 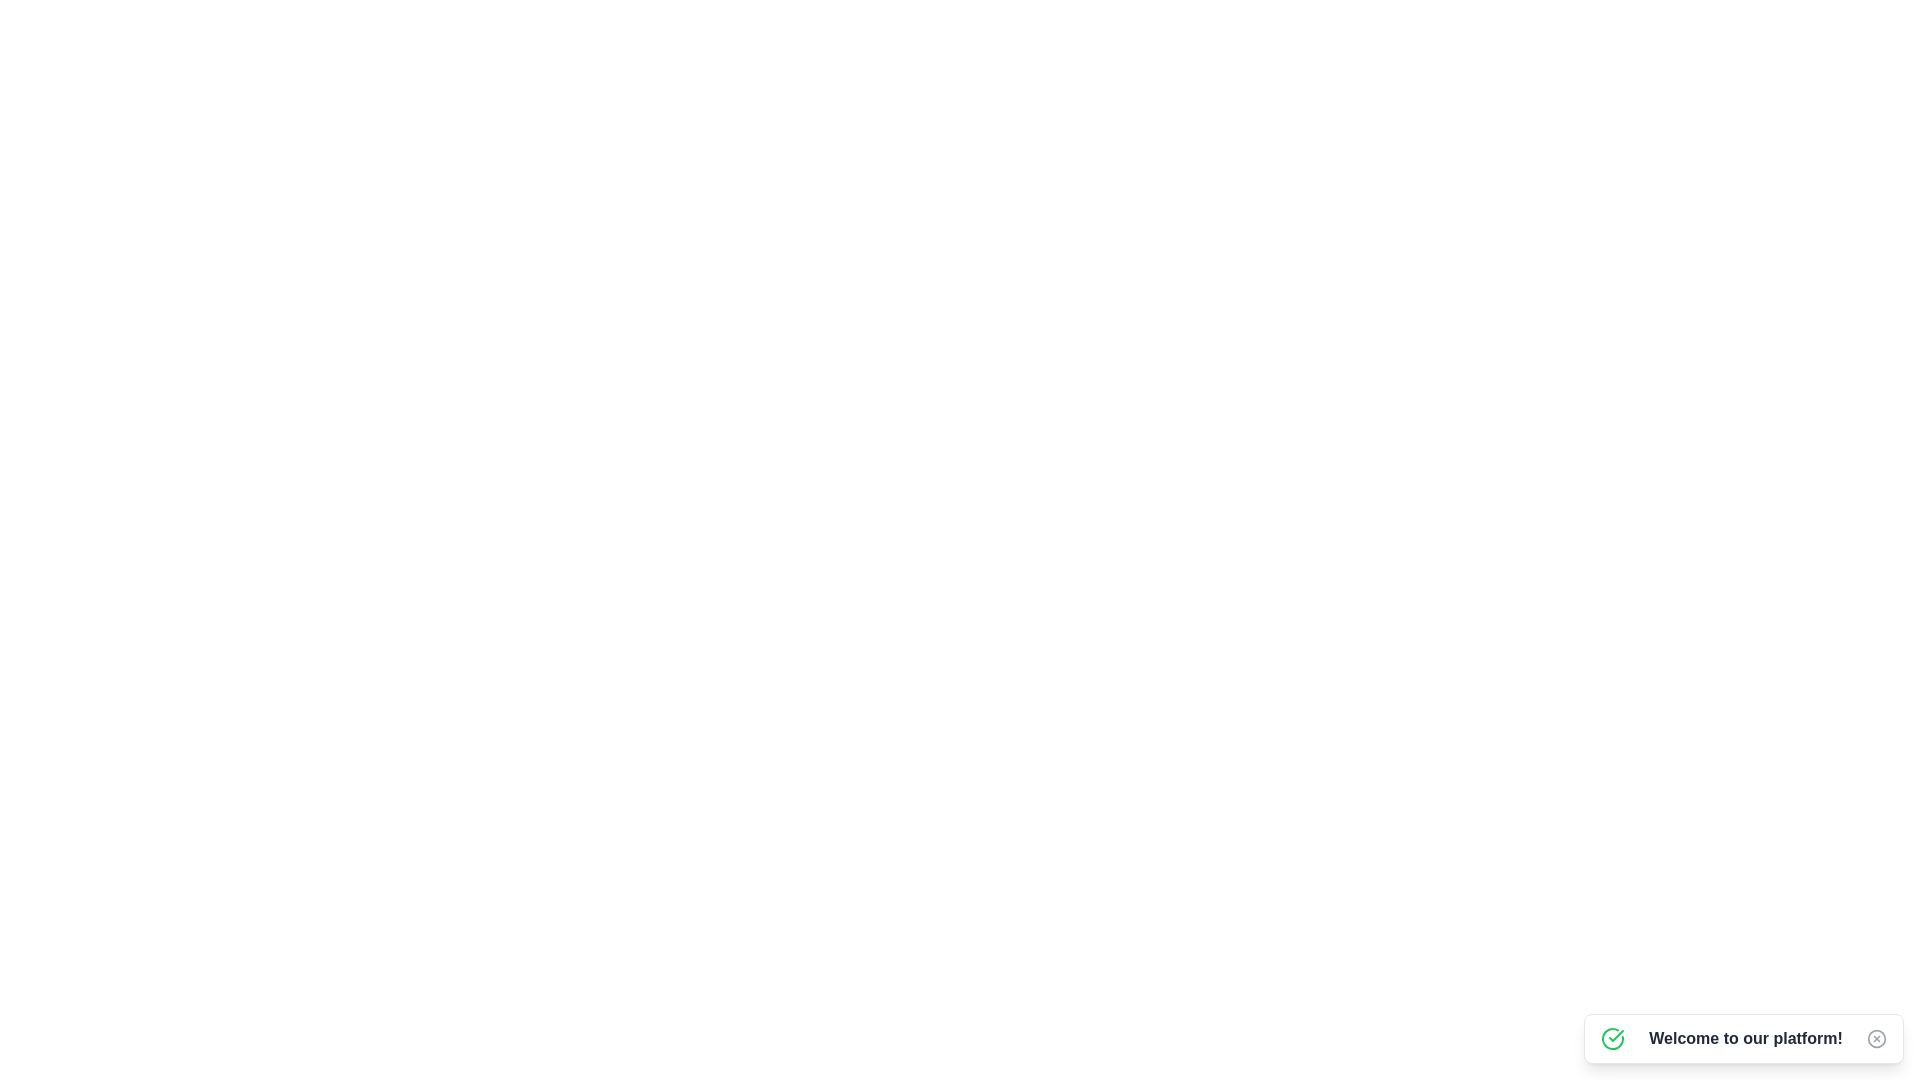 What do you see at coordinates (1742, 1037) in the screenshot?
I see `the notification card element located at the bottom-right corner of the interface` at bounding box center [1742, 1037].